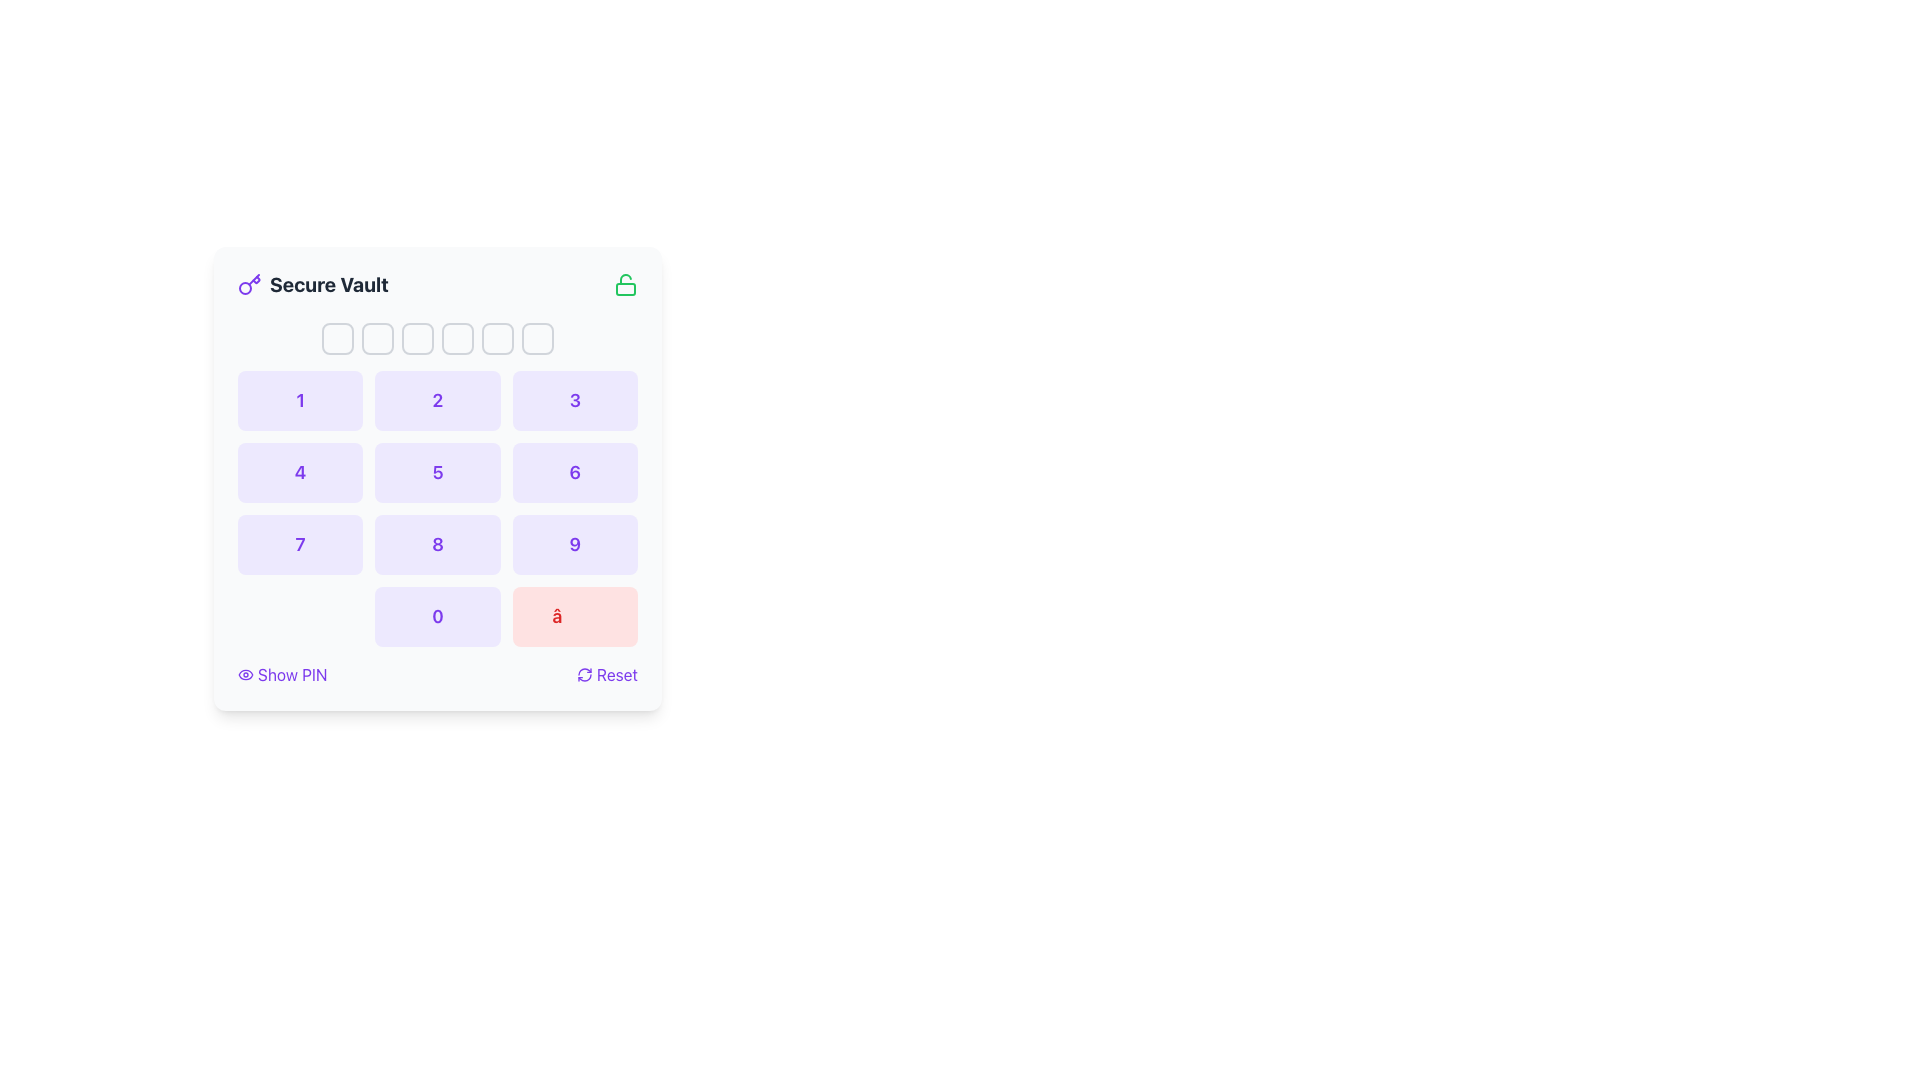 This screenshot has width=1920, height=1080. I want to click on the status indicator icon representing the 'Secure Vault' being unlocked, located at the right end of the row with the 'Secure Vault' text, so click(624, 285).